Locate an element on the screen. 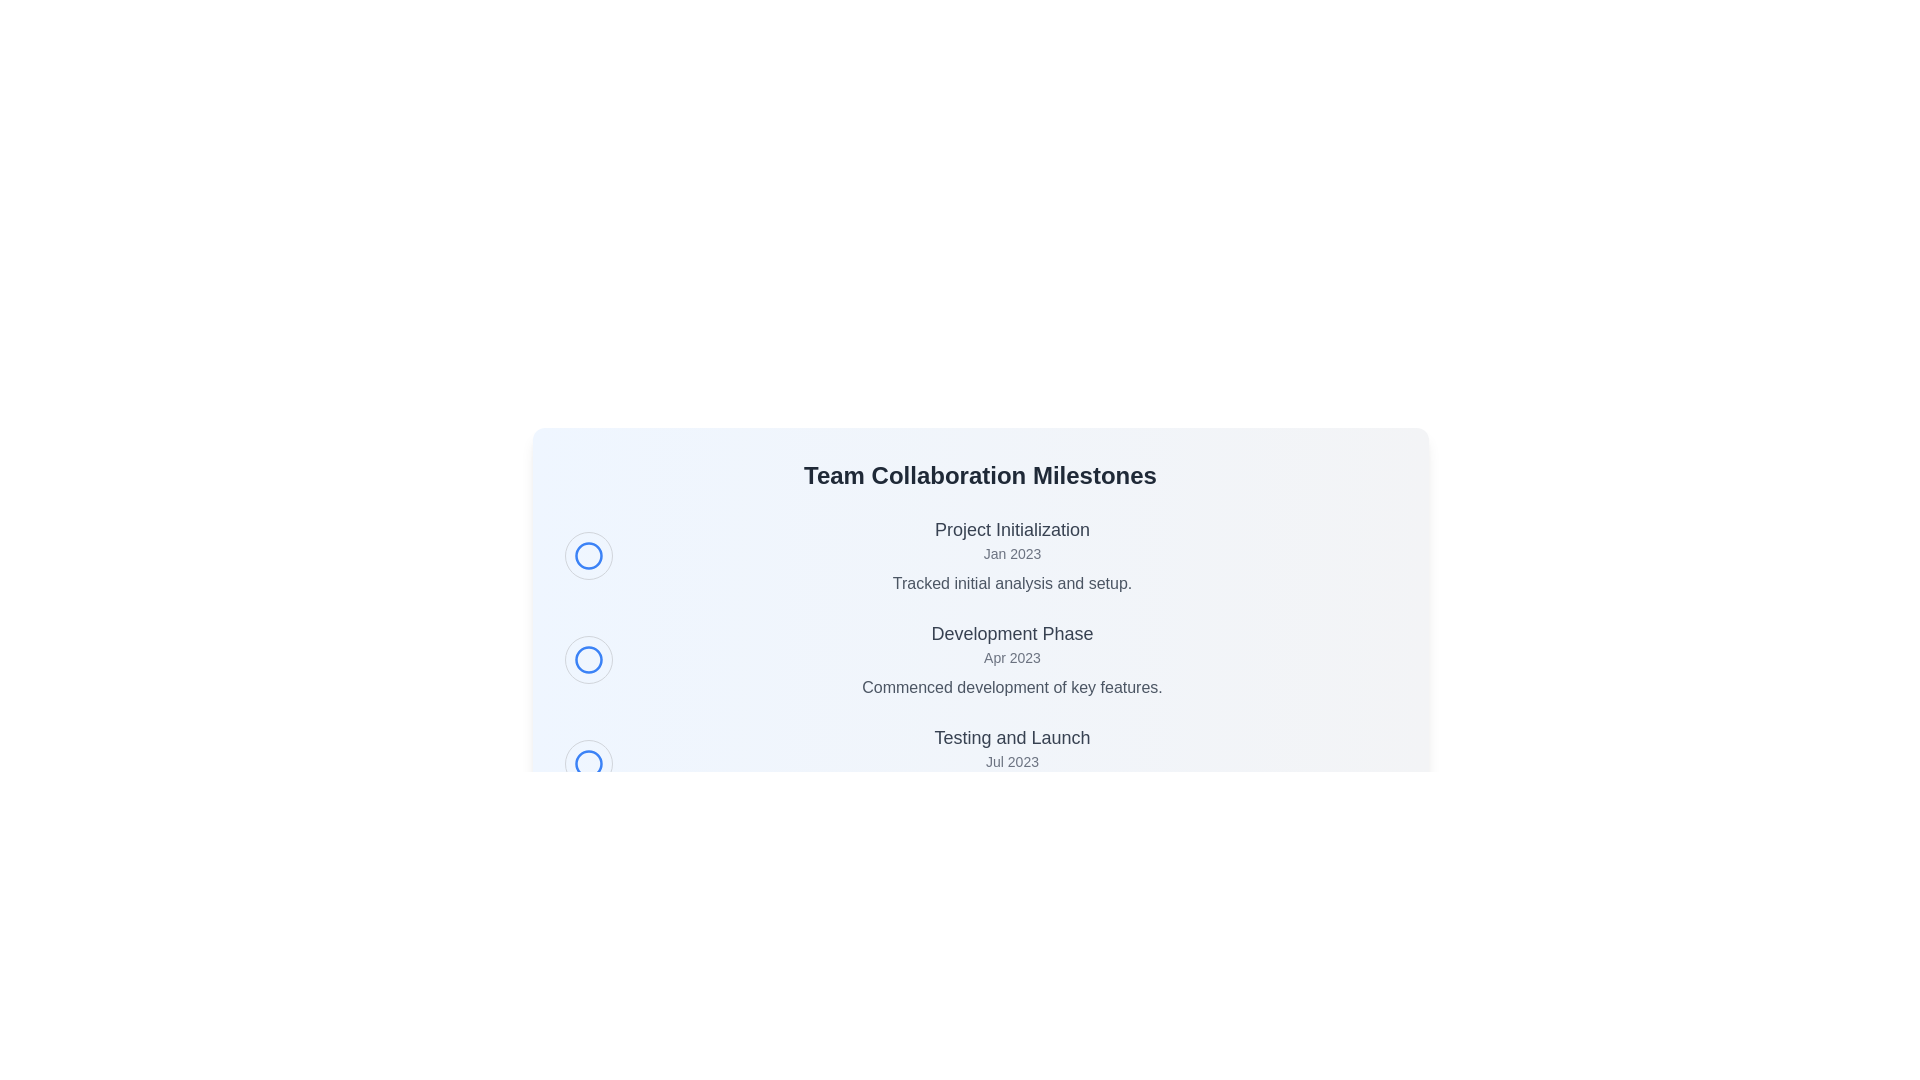 Image resolution: width=1920 pixels, height=1080 pixels. the text label displaying 'Jan 2023' is located at coordinates (1012, 554).